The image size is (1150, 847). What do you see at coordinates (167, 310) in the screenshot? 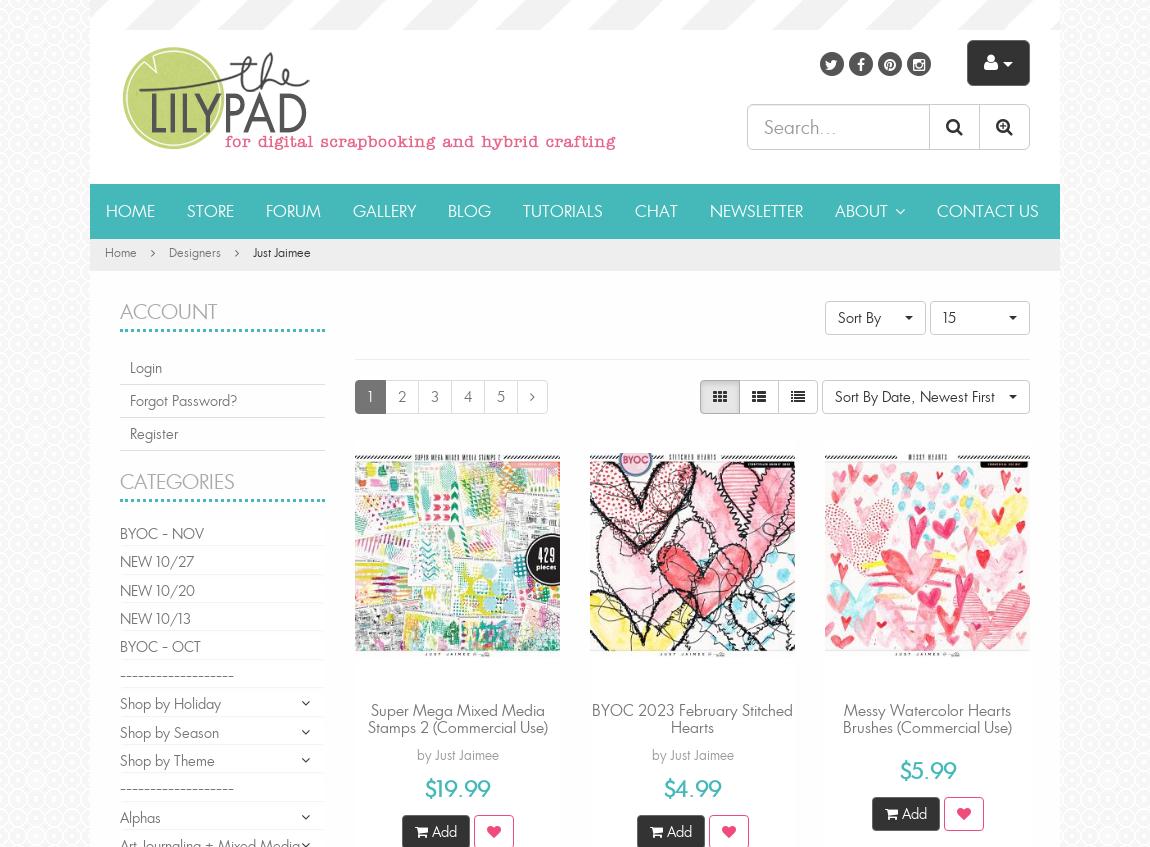
I see `'Account'` at bounding box center [167, 310].